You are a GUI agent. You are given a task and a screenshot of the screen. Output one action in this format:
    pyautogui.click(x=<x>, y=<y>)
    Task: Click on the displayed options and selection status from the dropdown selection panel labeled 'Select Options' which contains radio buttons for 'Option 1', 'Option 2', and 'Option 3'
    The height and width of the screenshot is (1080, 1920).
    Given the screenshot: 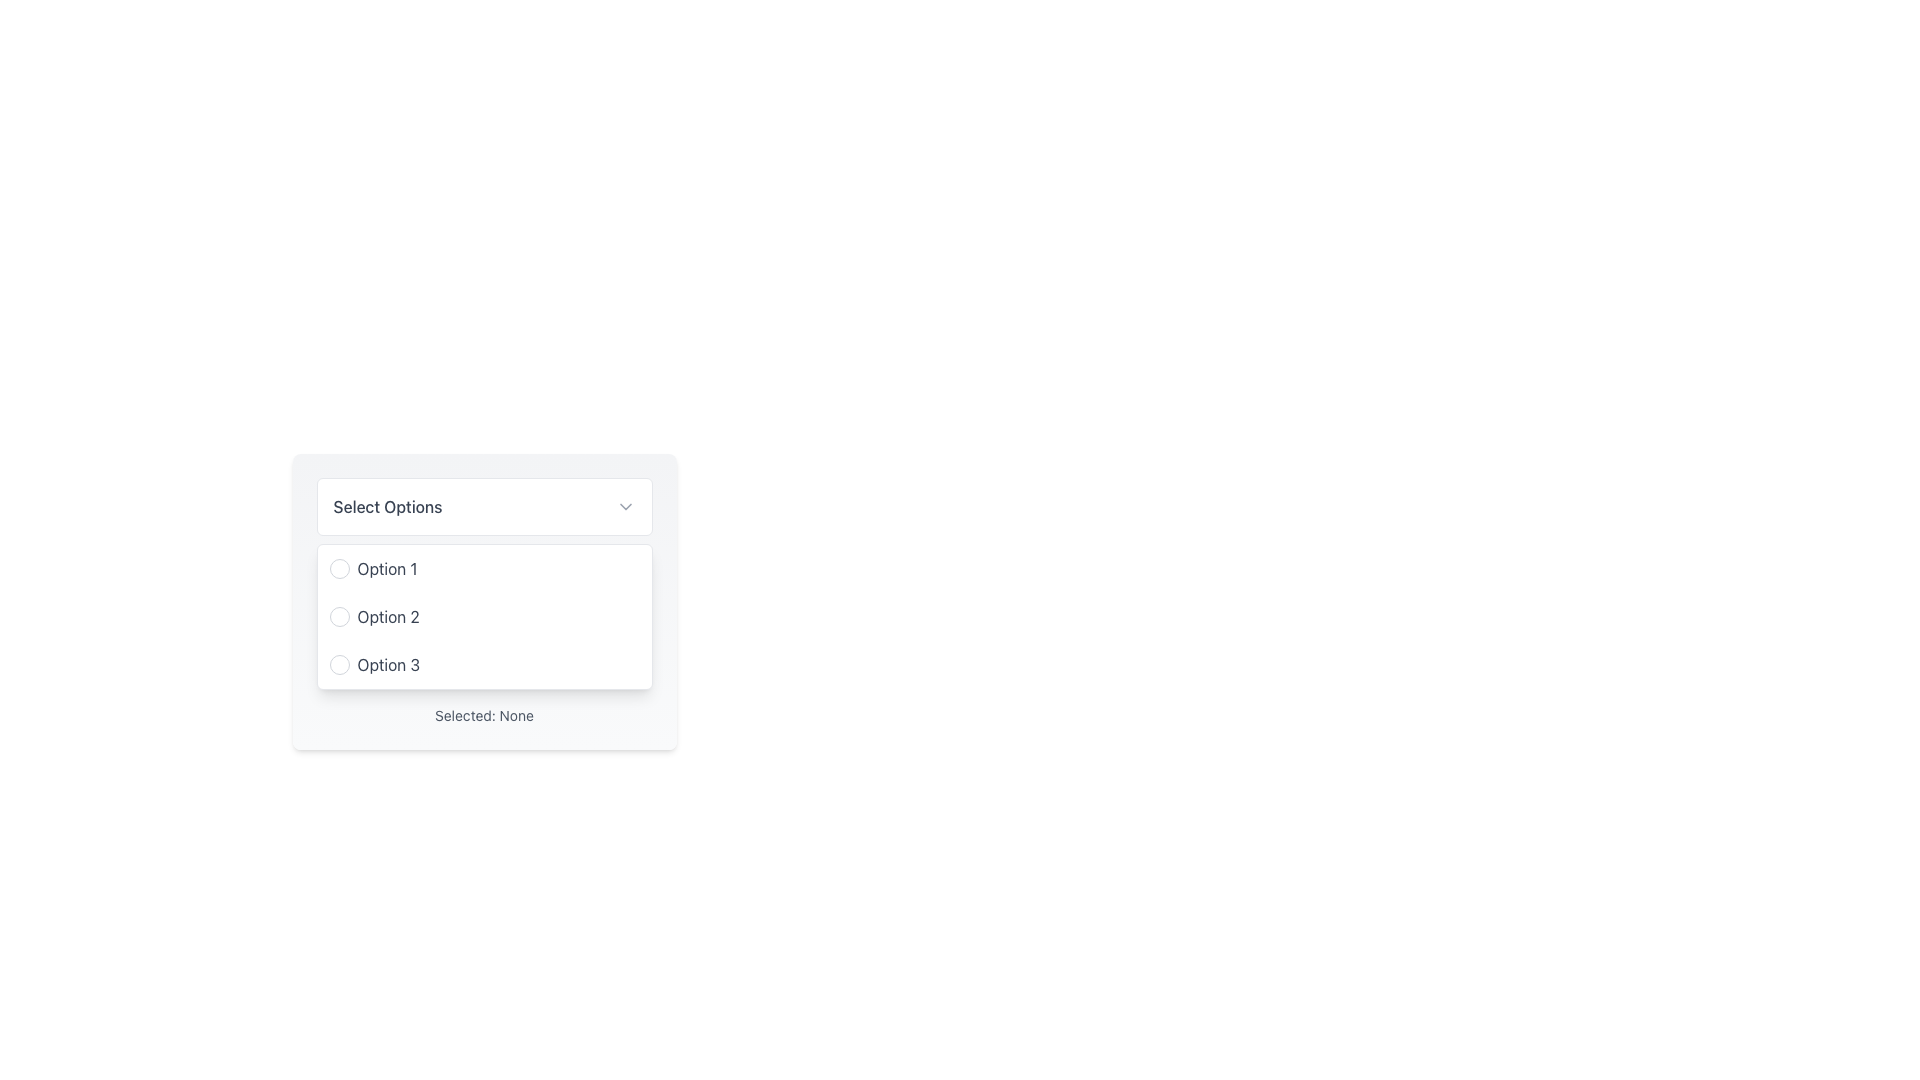 What is the action you would take?
    pyautogui.click(x=484, y=608)
    